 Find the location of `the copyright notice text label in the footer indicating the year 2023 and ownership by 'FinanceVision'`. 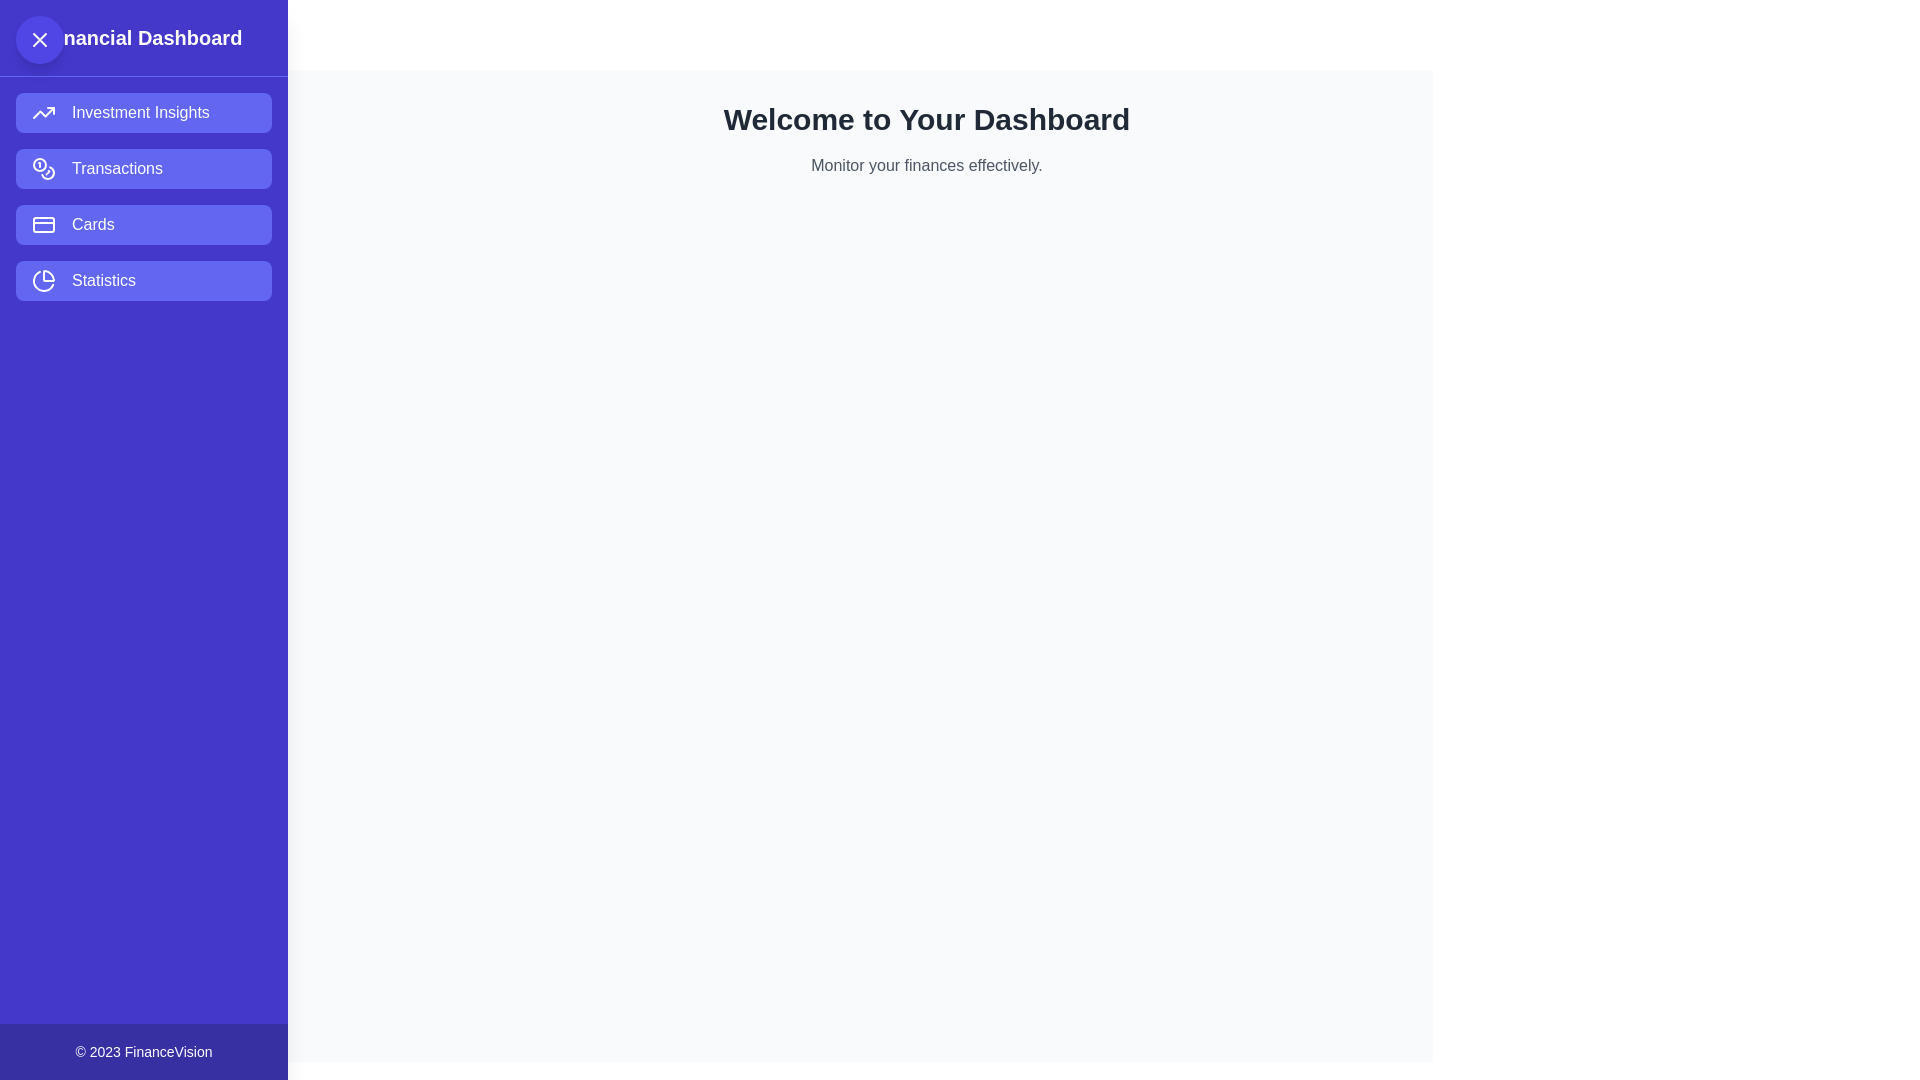

the copyright notice text label in the footer indicating the year 2023 and ownership by 'FinanceVision' is located at coordinates (143, 1051).